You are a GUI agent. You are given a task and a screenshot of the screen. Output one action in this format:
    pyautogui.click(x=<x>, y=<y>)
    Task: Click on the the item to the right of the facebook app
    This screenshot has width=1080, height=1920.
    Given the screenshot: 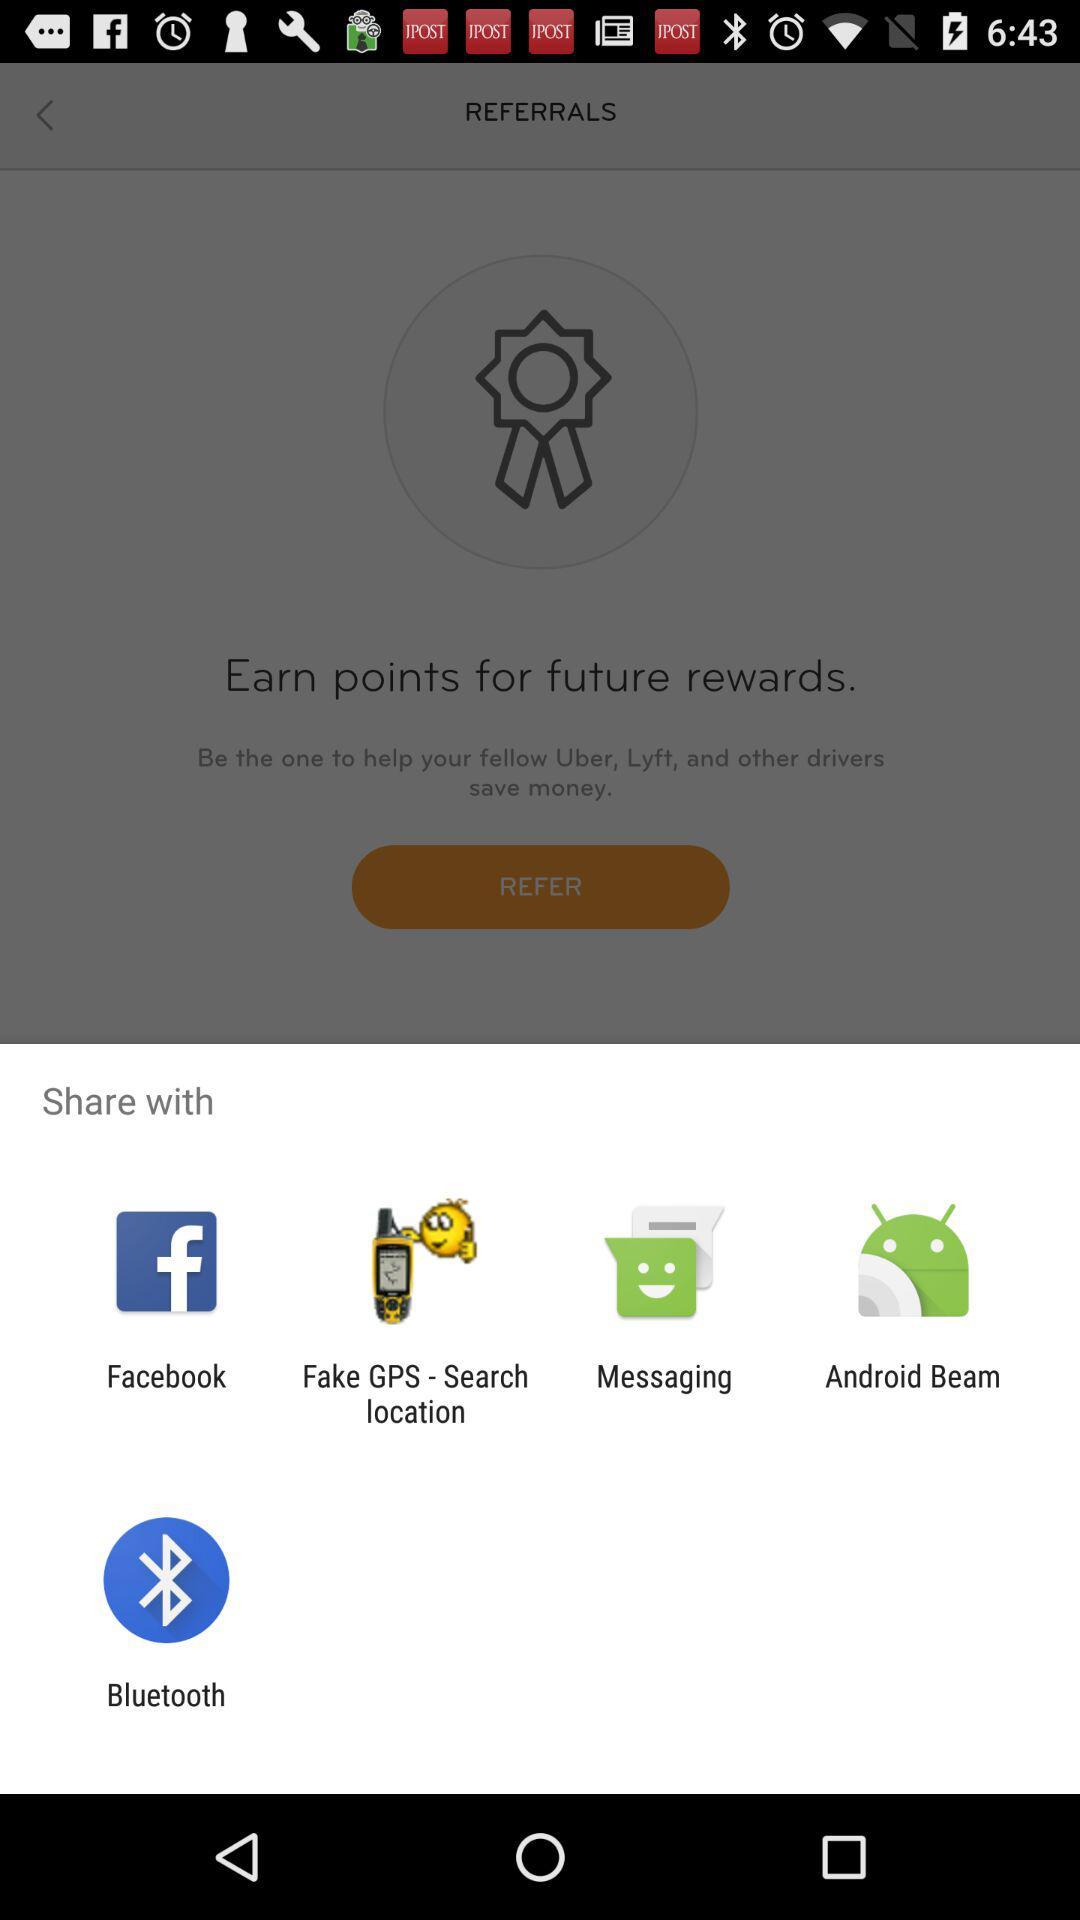 What is the action you would take?
    pyautogui.click(x=414, y=1392)
    